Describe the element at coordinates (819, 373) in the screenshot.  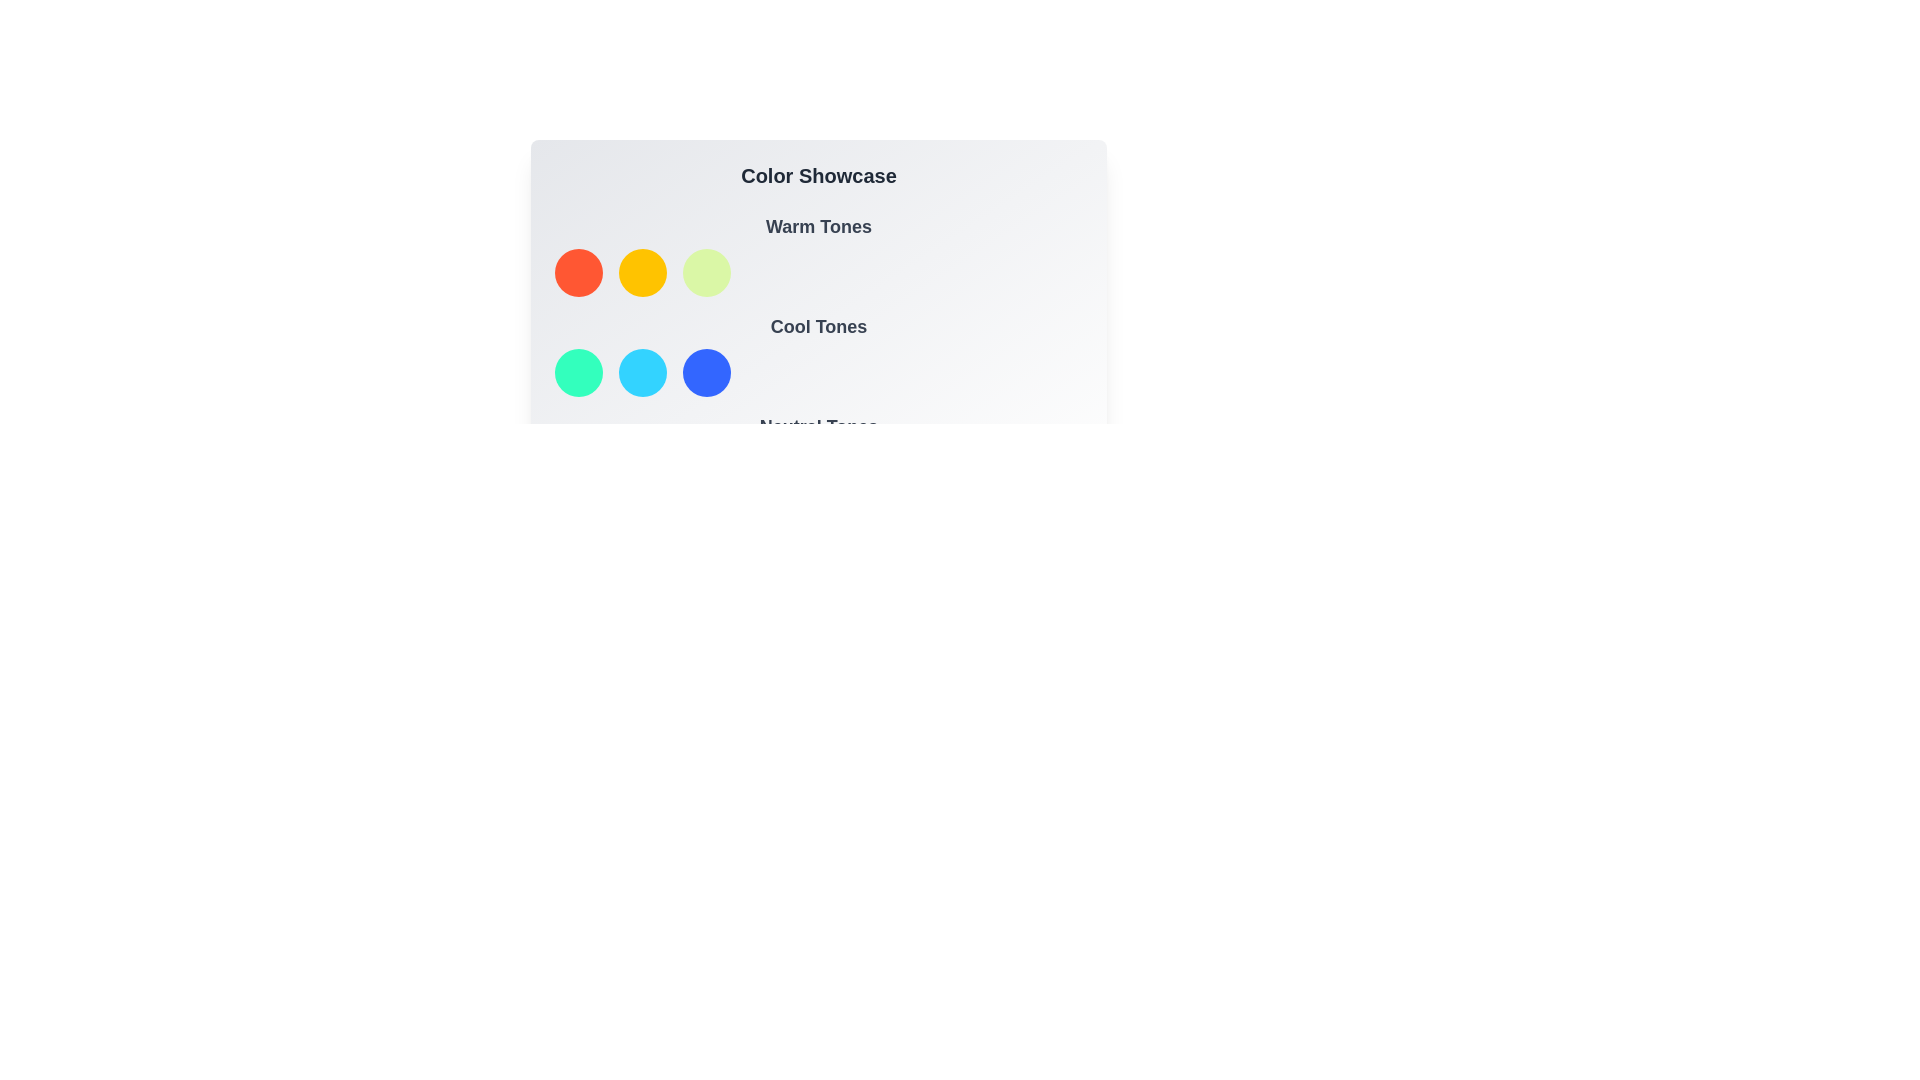
I see `the green circle from the color options under the 'Cool Tones' label, which consists of three circular components arranged horizontally` at that location.